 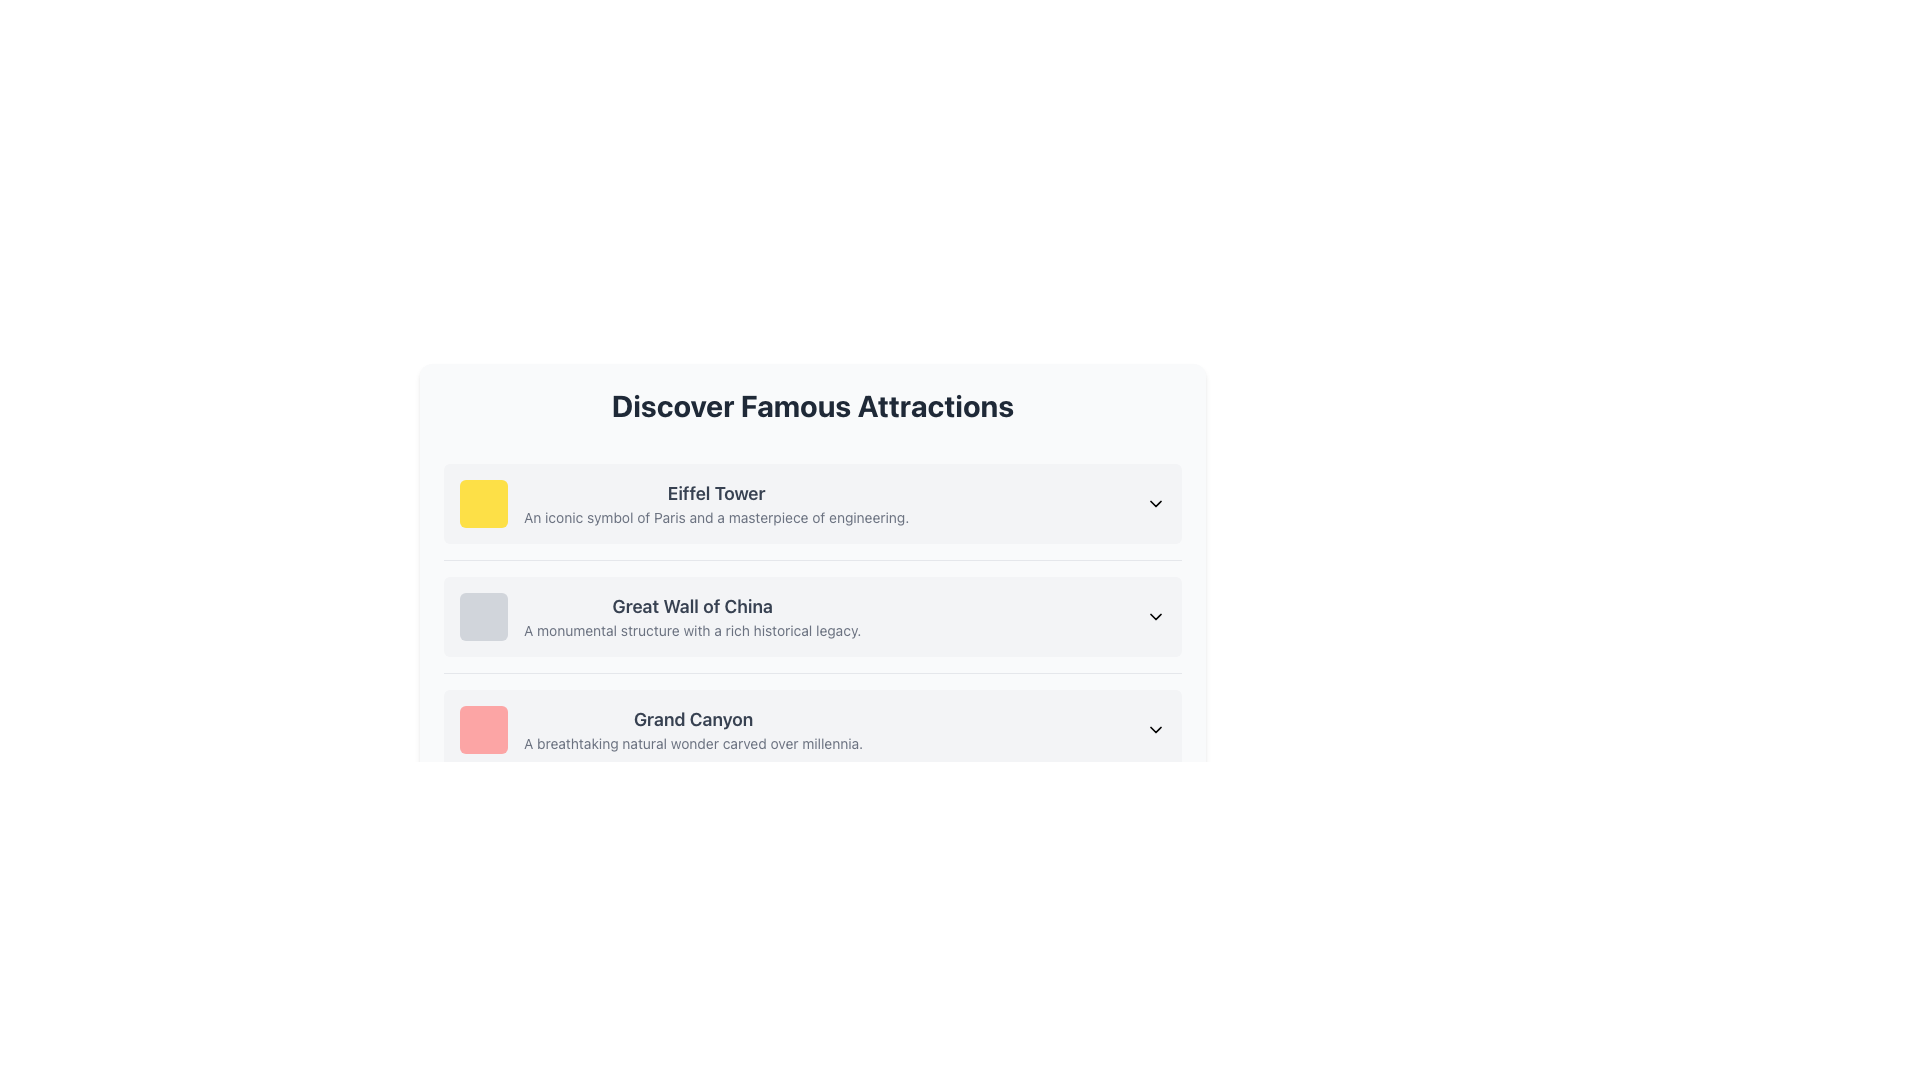 What do you see at coordinates (812, 616) in the screenshot?
I see `the second list item labeled 'Great Wall of China'` at bounding box center [812, 616].